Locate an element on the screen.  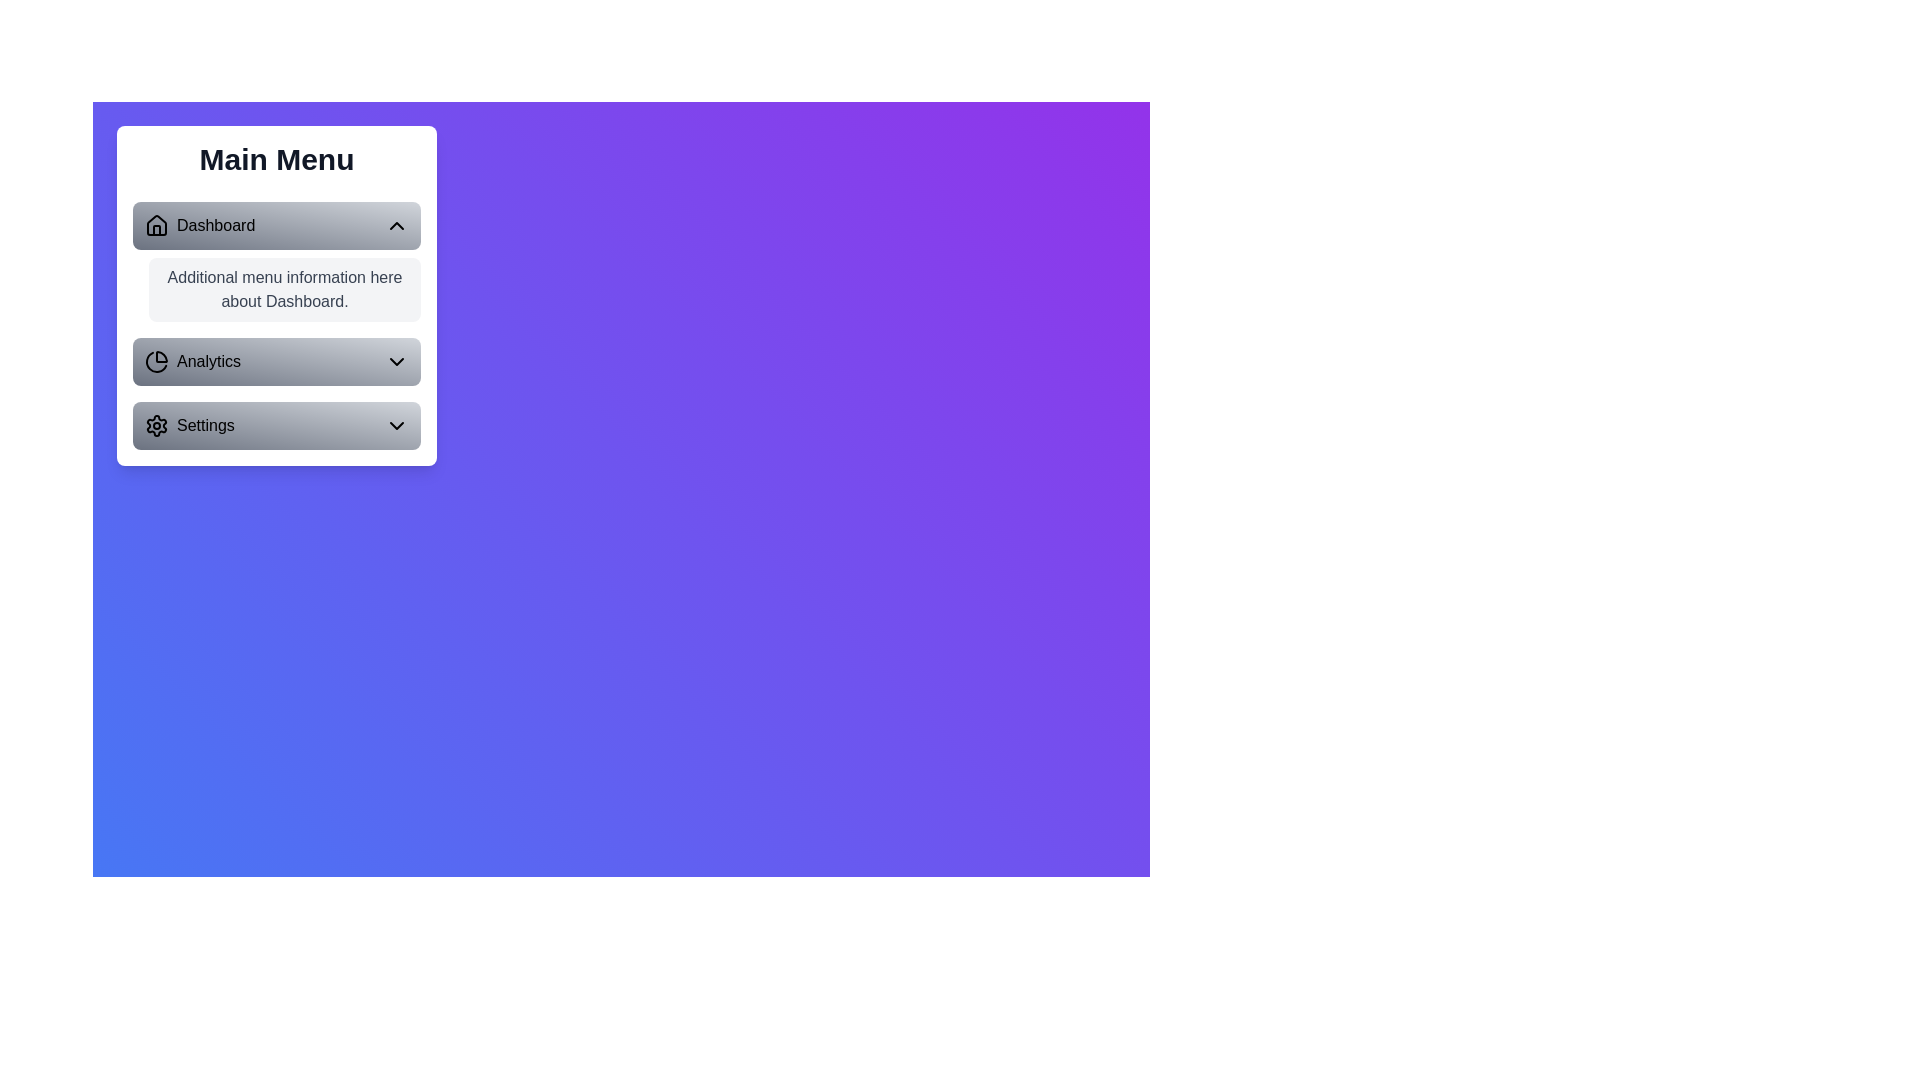
the visual representation of the pie chart segment adjacent to the 'Analytics' label in the menu is located at coordinates (155, 362).